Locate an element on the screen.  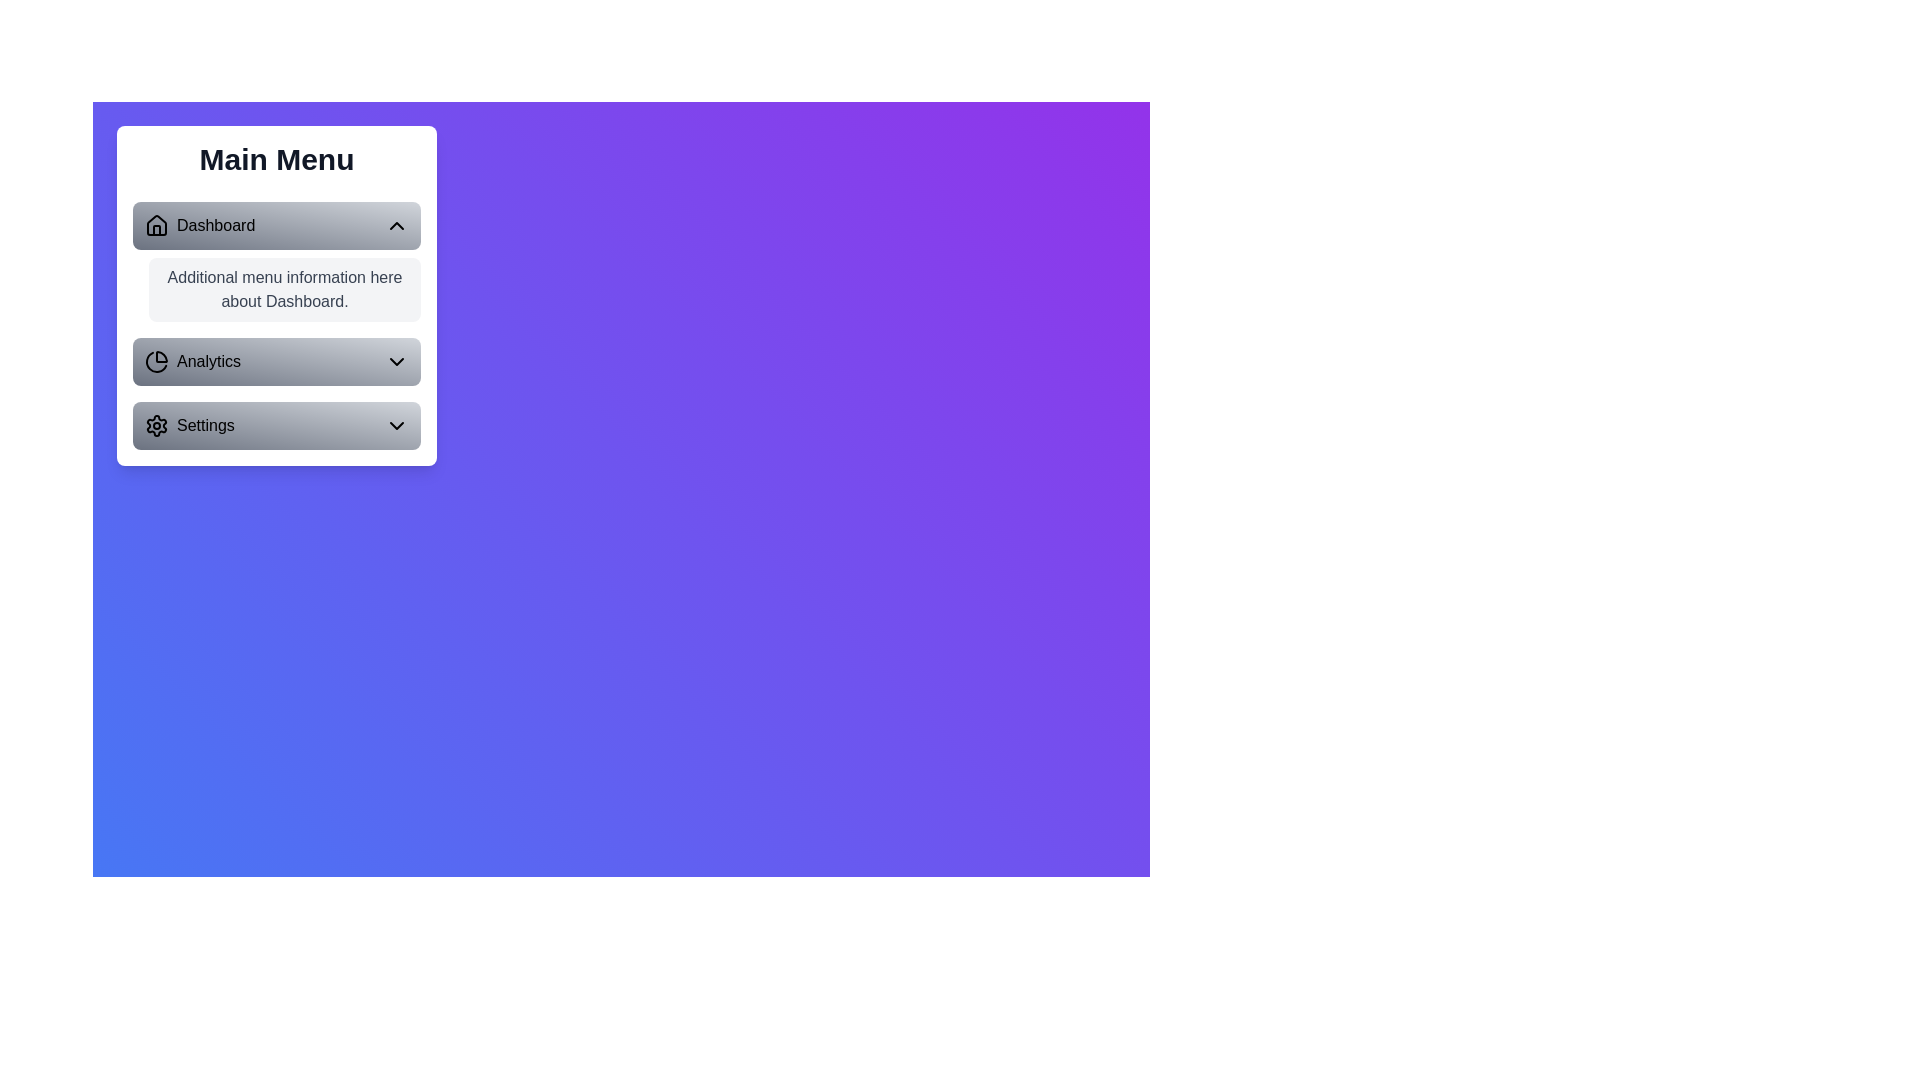
the visual representation of the pie chart segment adjacent to the 'Analytics' label in the menu is located at coordinates (155, 362).